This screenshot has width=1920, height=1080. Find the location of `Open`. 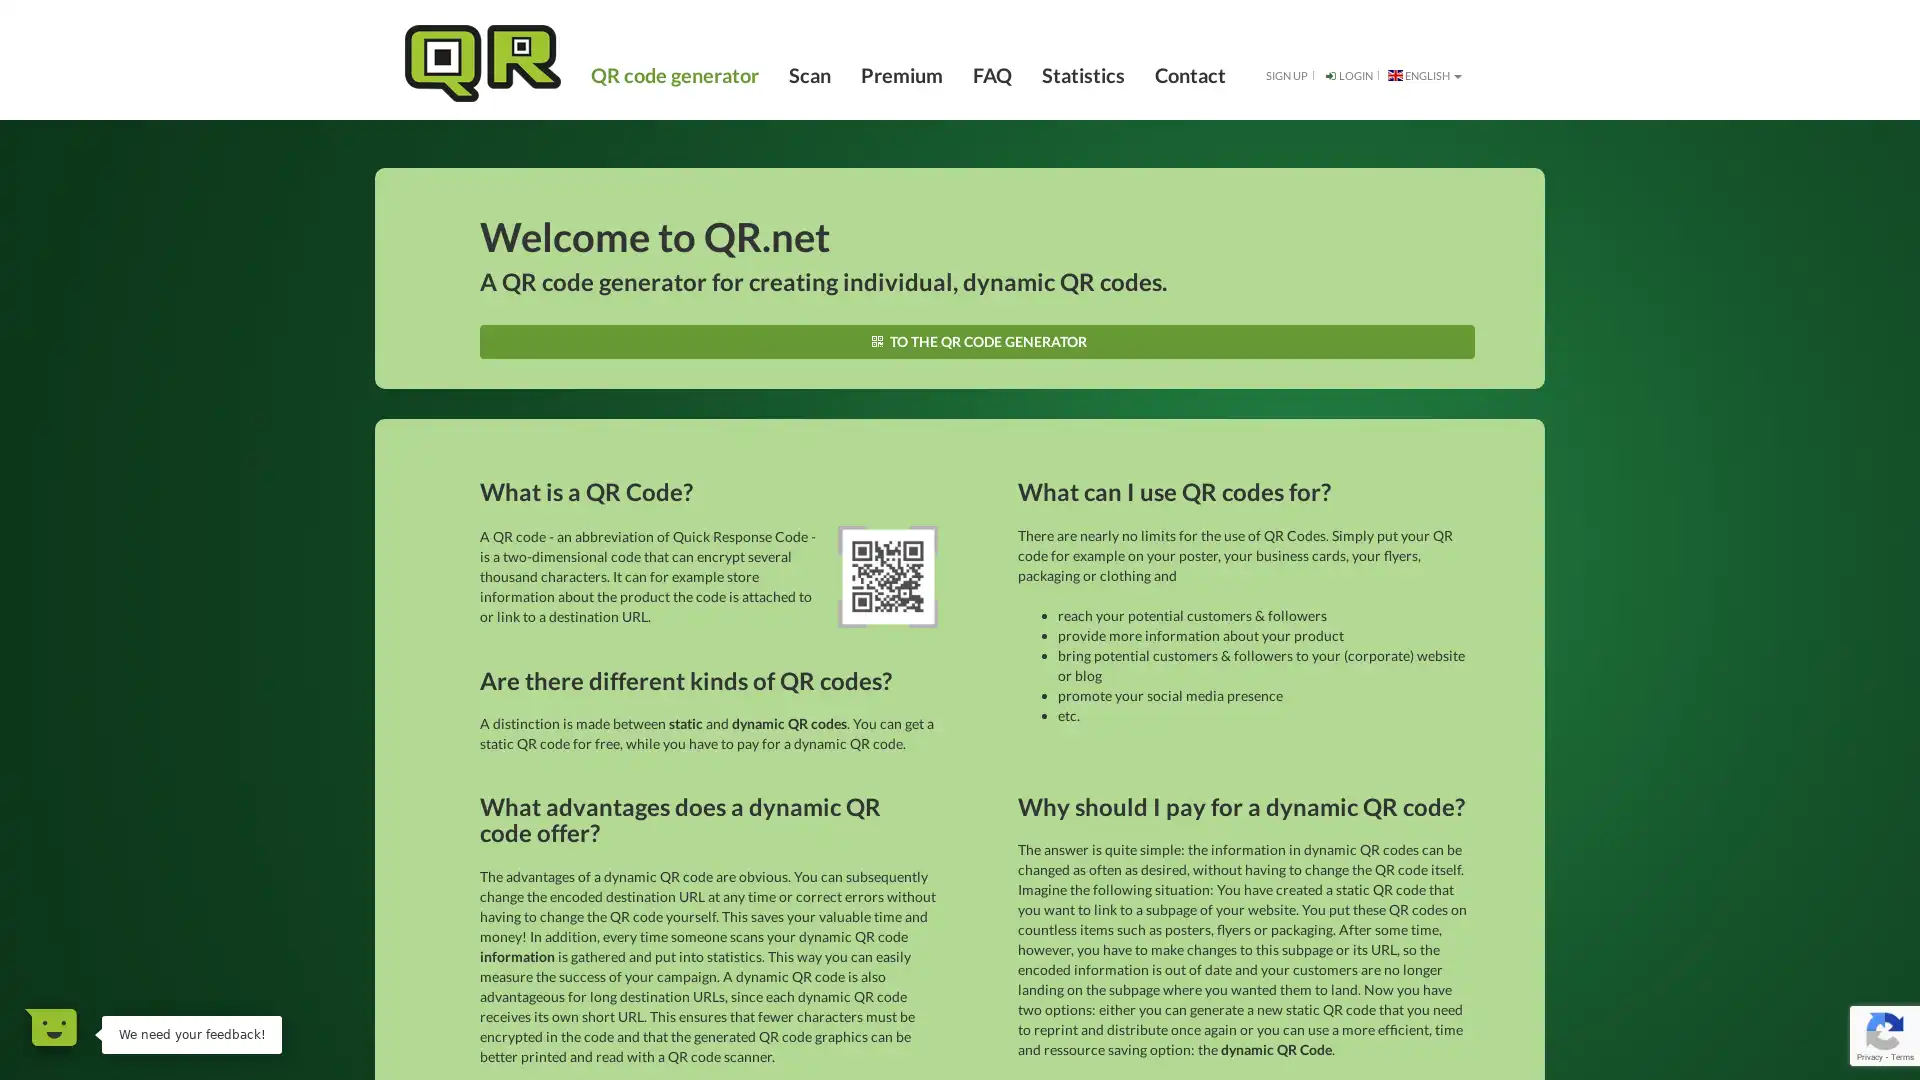

Open is located at coordinates (51, 1026).